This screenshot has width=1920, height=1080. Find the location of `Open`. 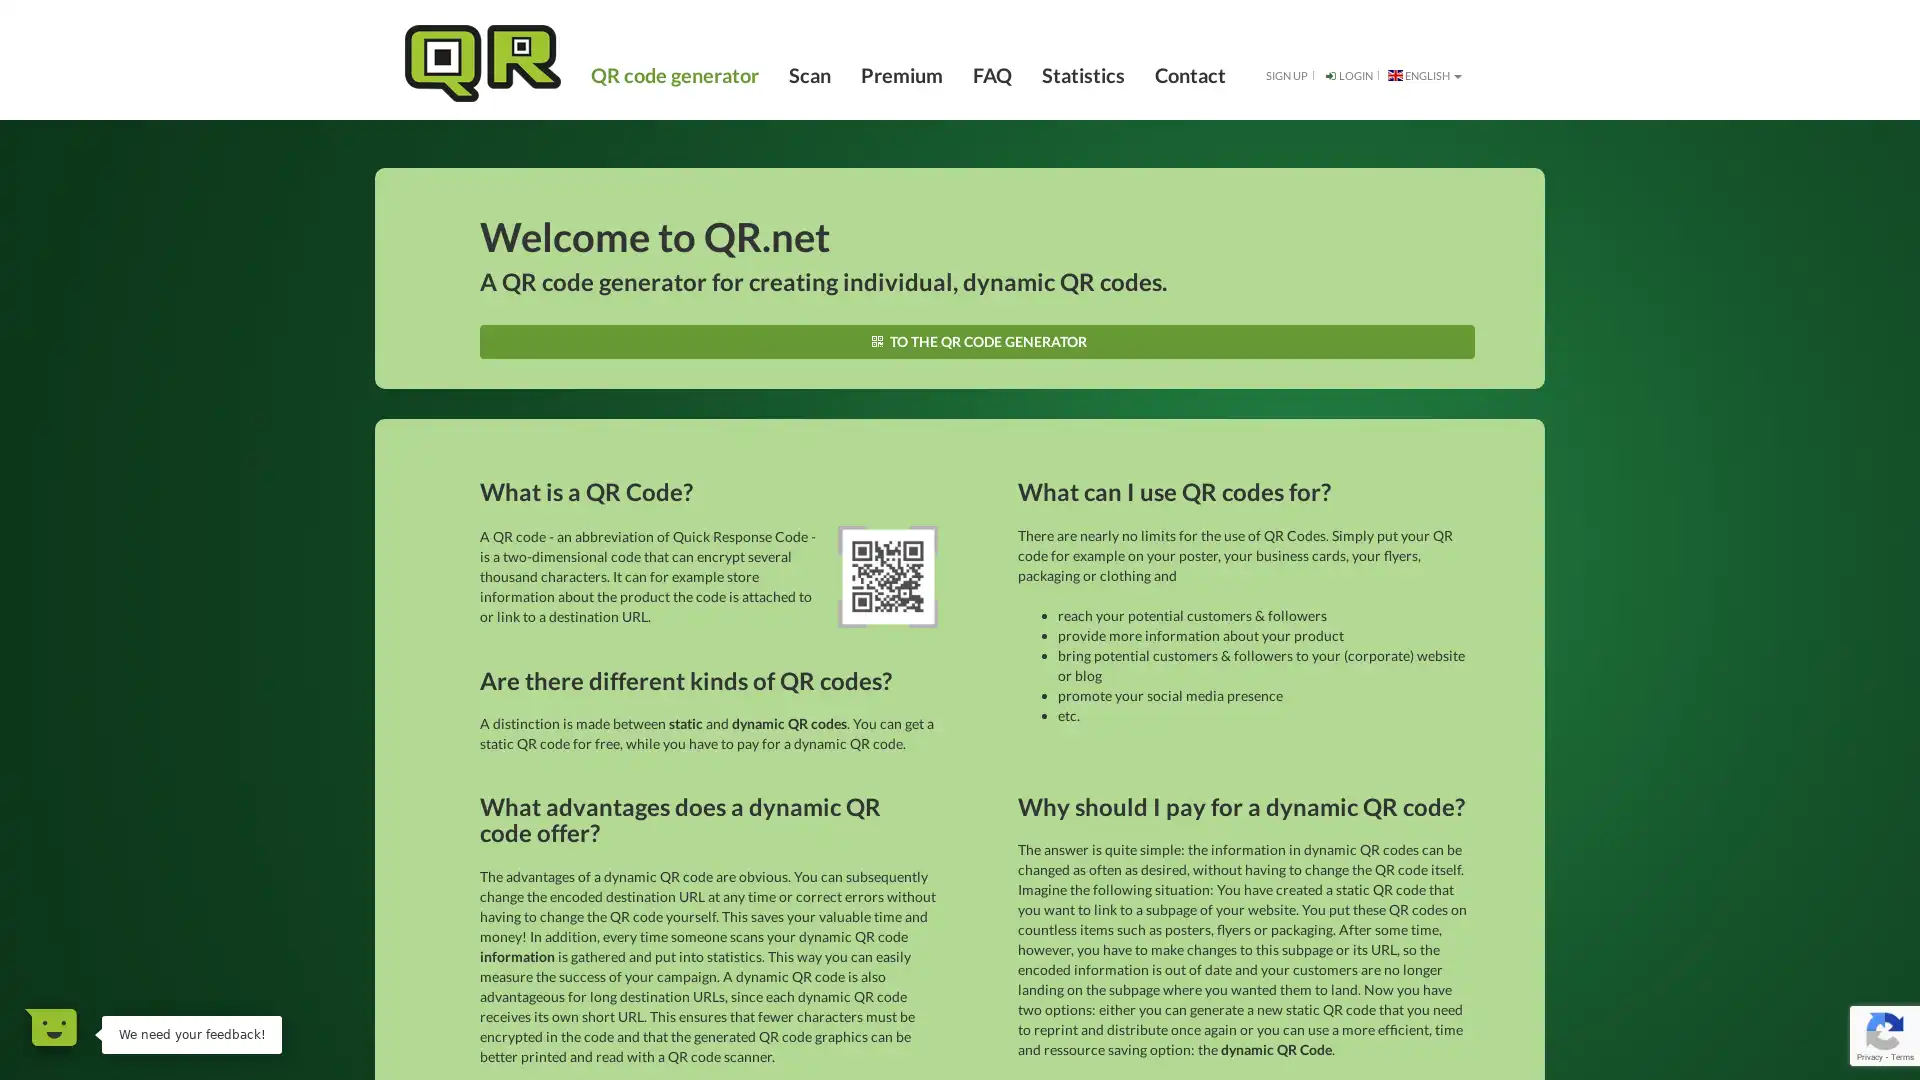

Open is located at coordinates (51, 1026).